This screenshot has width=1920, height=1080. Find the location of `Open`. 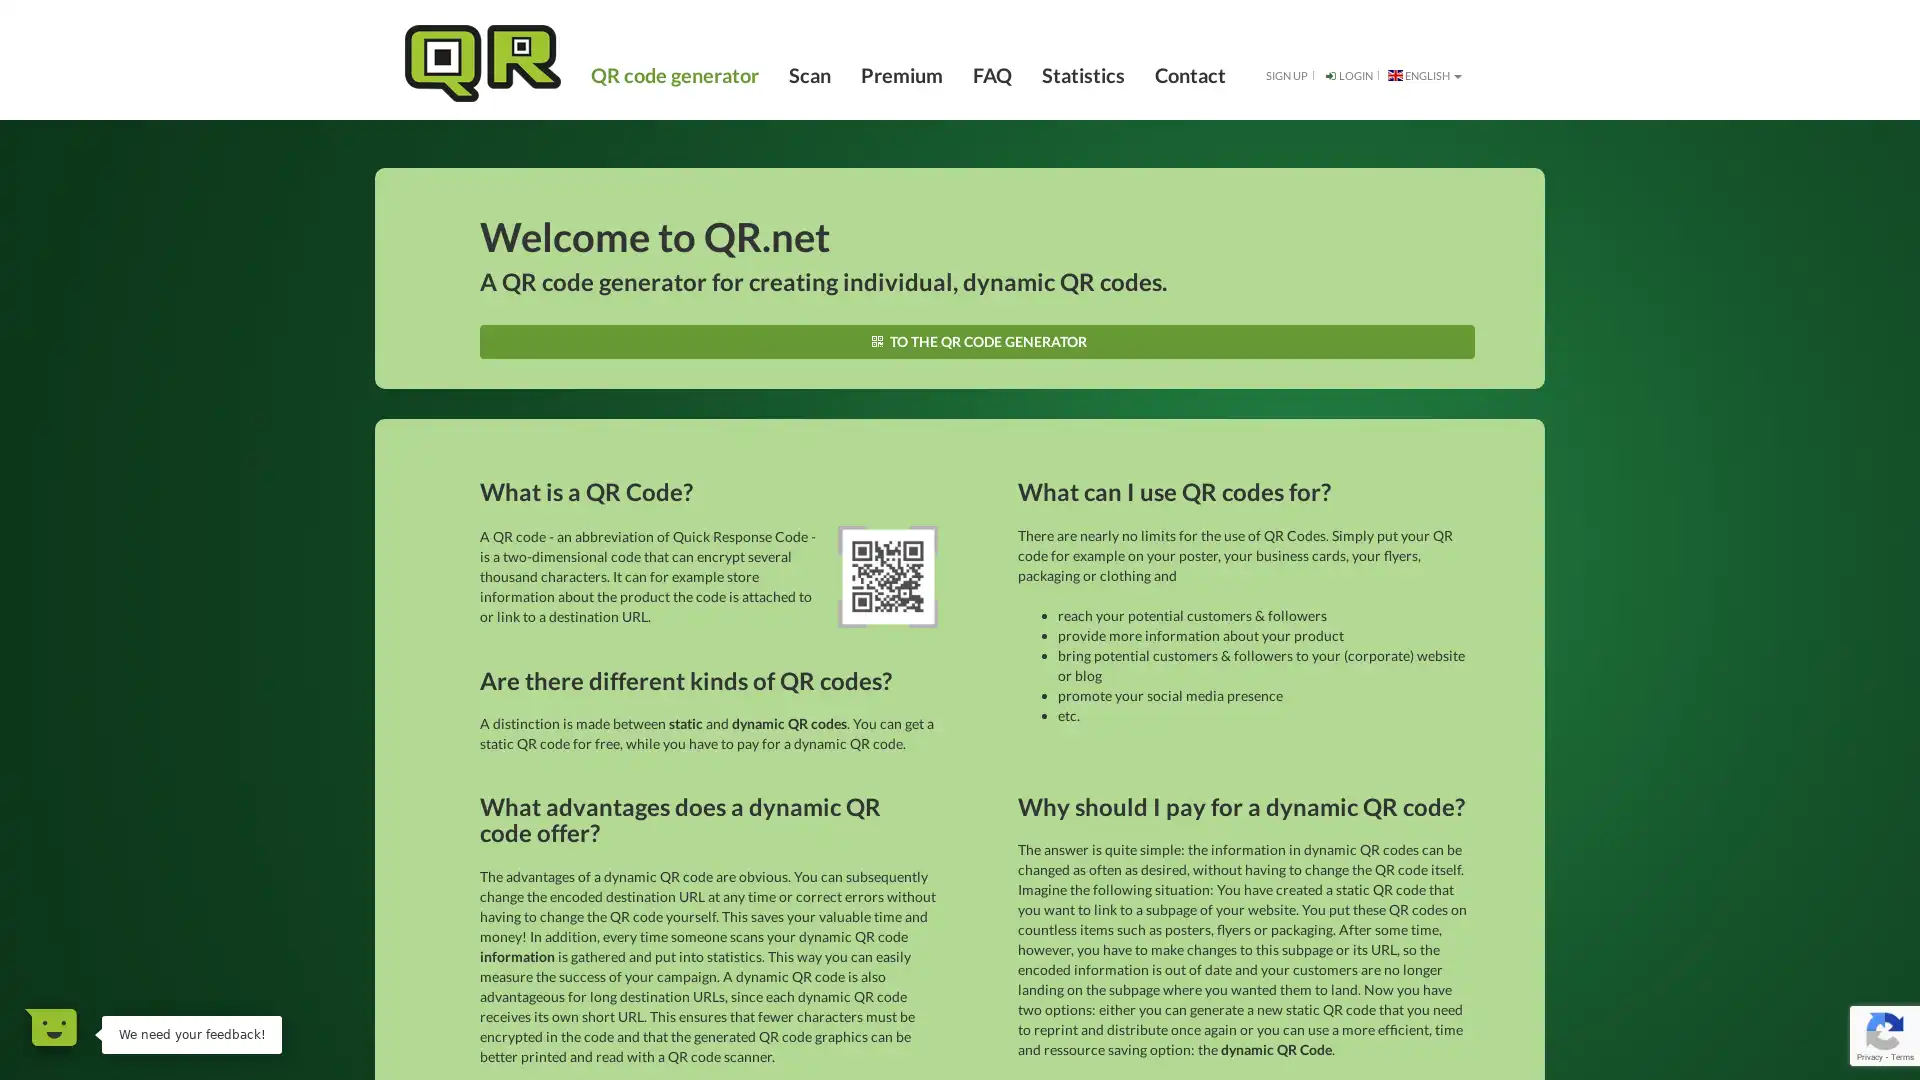

Open is located at coordinates (51, 1026).